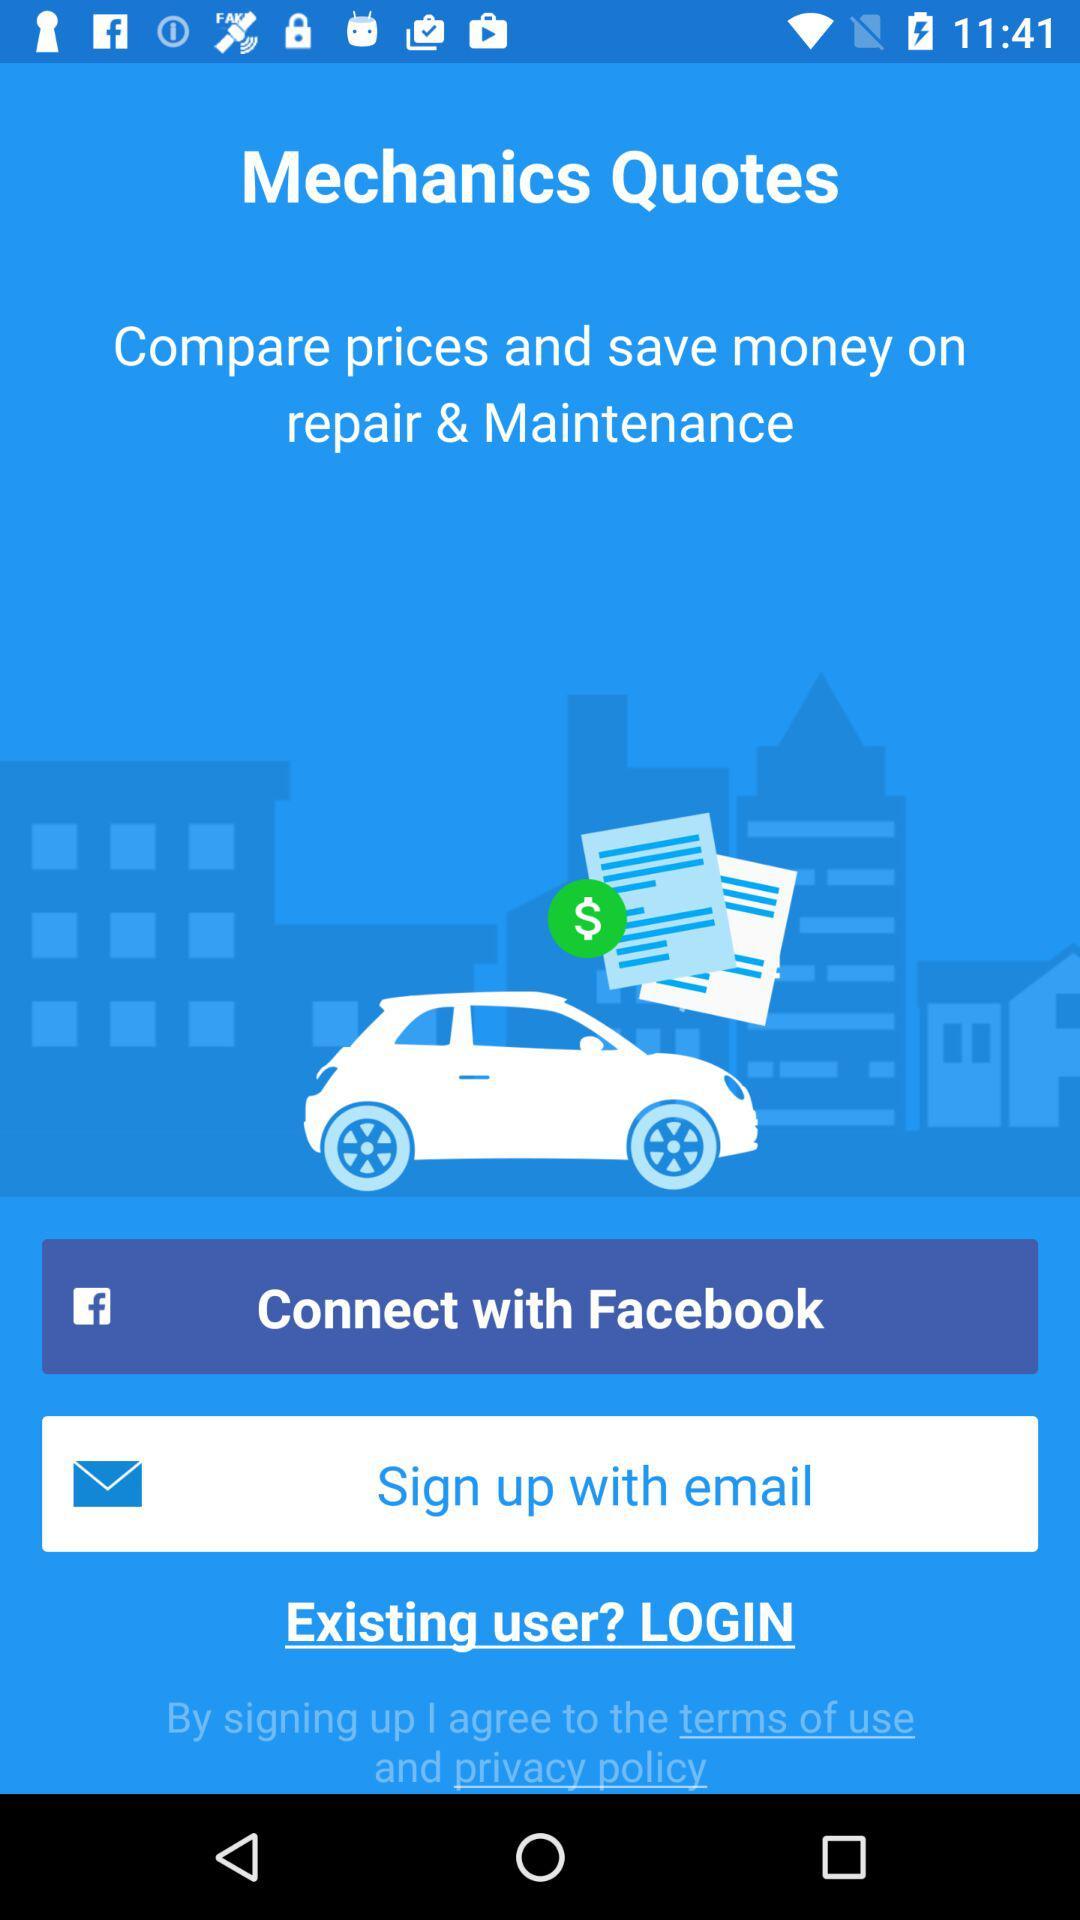  Describe the element at coordinates (540, 1619) in the screenshot. I see `existing user? login item` at that location.